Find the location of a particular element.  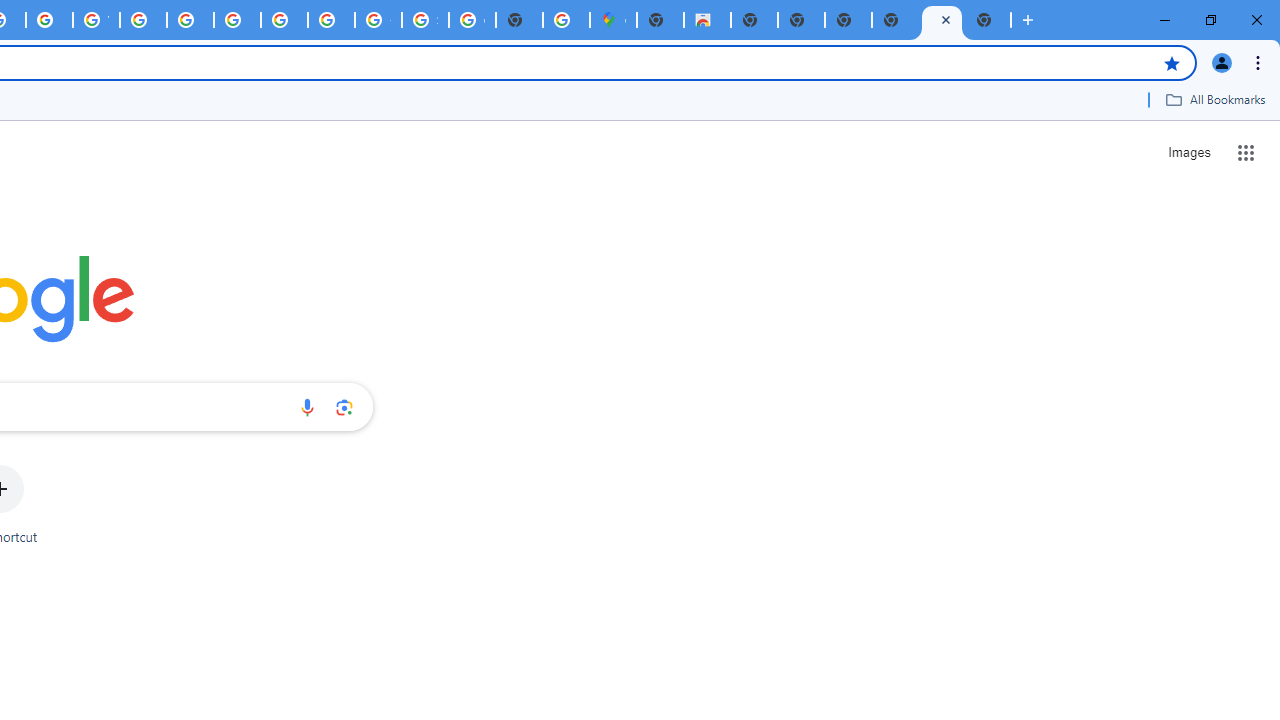

'YouTube' is located at coordinates (95, 20).